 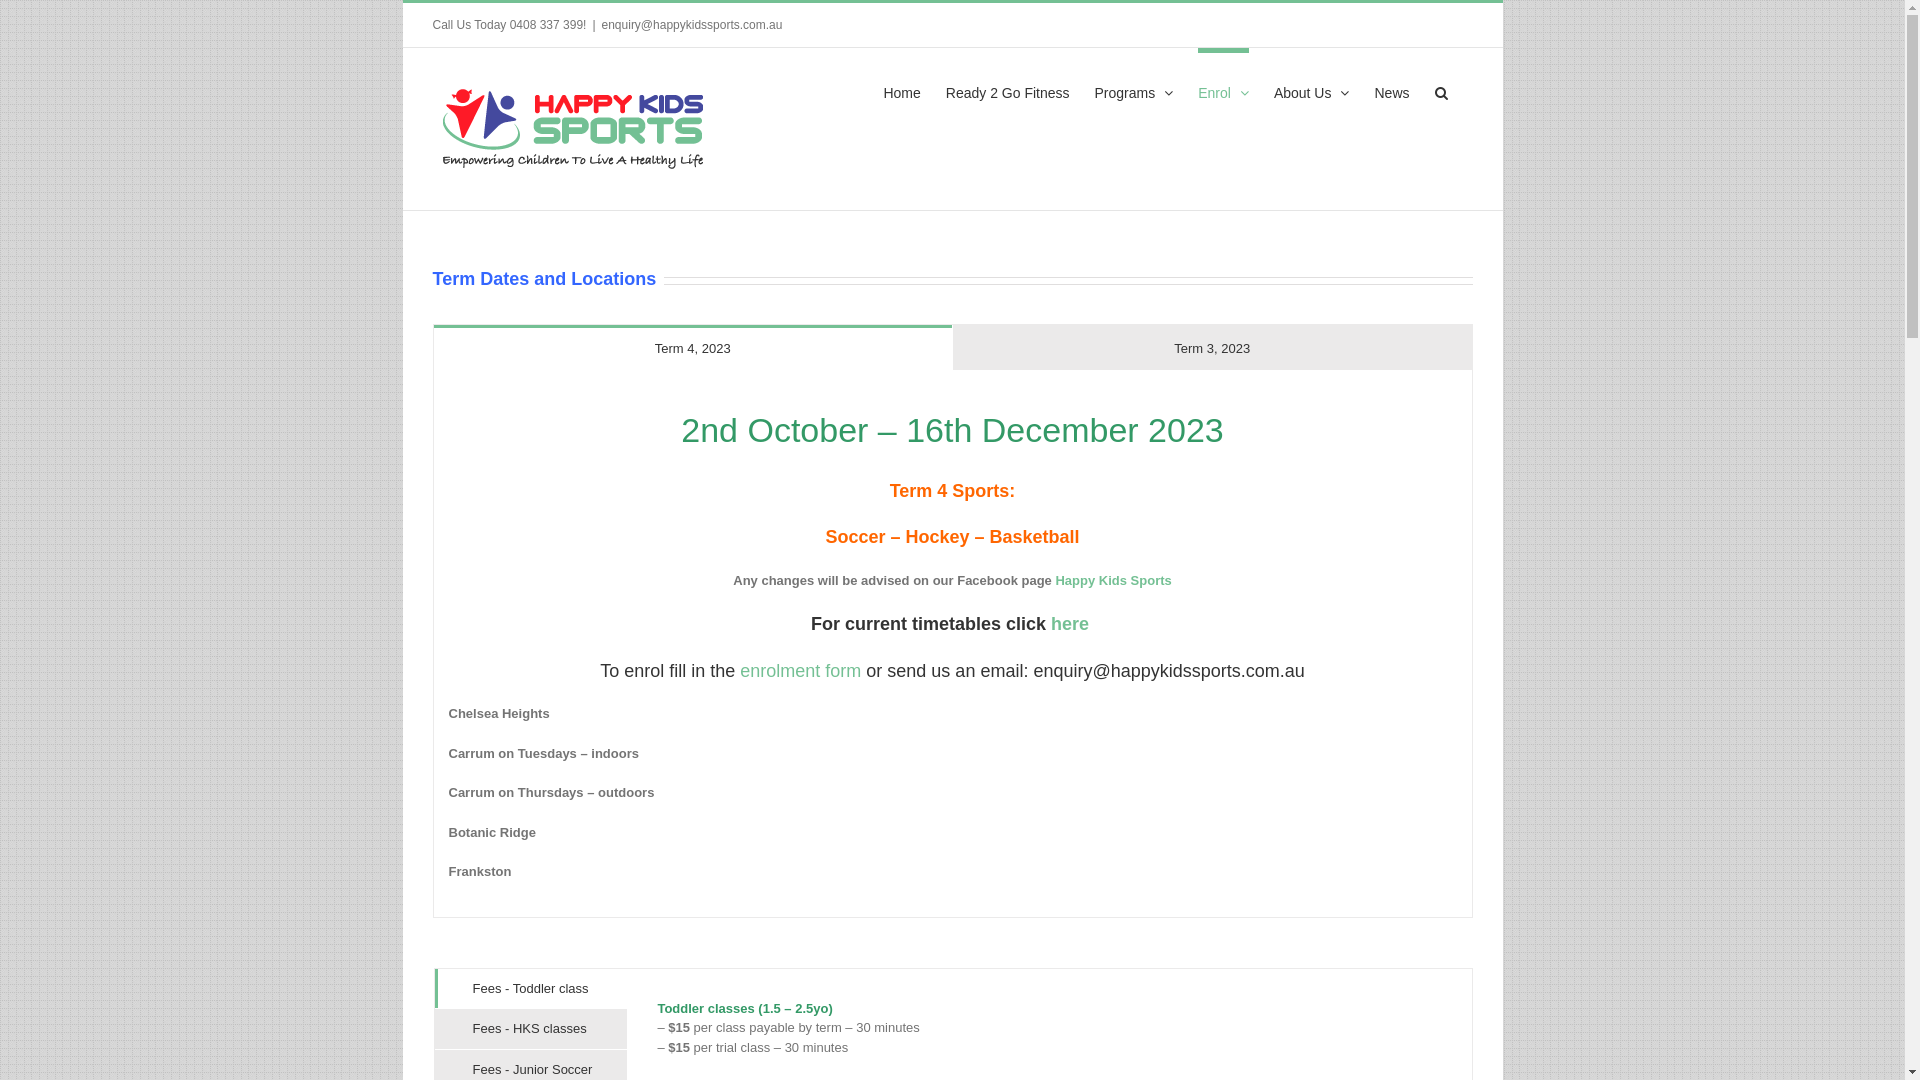 What do you see at coordinates (530, 987) in the screenshot?
I see `'Fees - Toddler class'` at bounding box center [530, 987].